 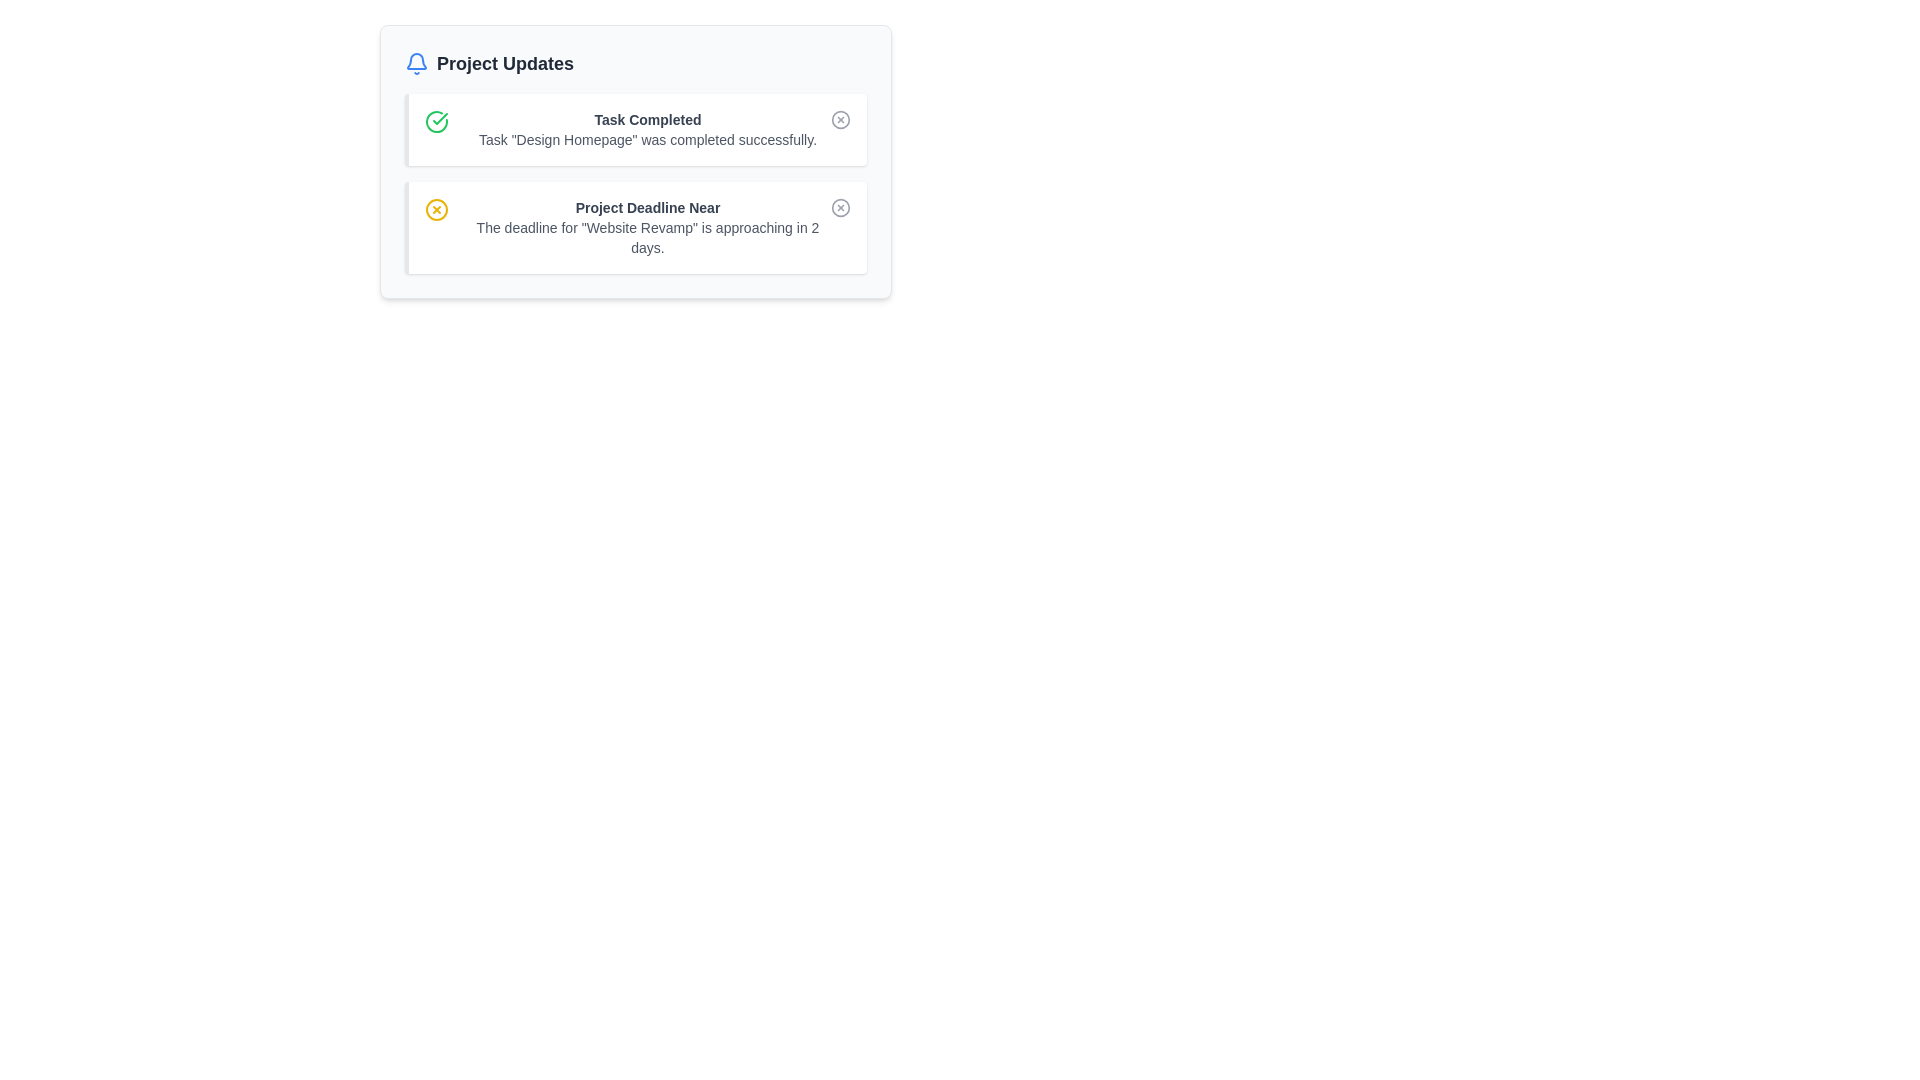 What do you see at coordinates (840, 208) in the screenshot?
I see `the circular shape with a visible border located centrally within a square icon at the right side of the second item in the vertically-stacked notification list` at bounding box center [840, 208].